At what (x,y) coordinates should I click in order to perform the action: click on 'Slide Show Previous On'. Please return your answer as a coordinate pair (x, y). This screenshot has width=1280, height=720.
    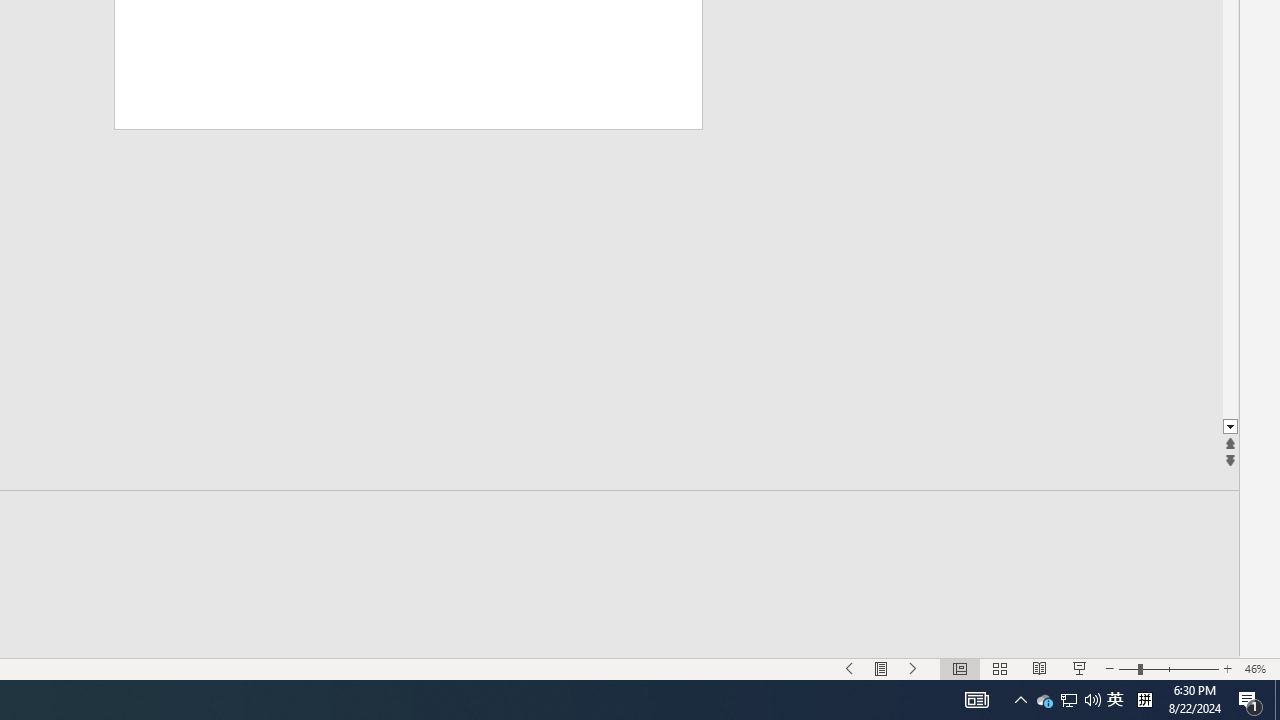
    Looking at the image, I should click on (850, 669).